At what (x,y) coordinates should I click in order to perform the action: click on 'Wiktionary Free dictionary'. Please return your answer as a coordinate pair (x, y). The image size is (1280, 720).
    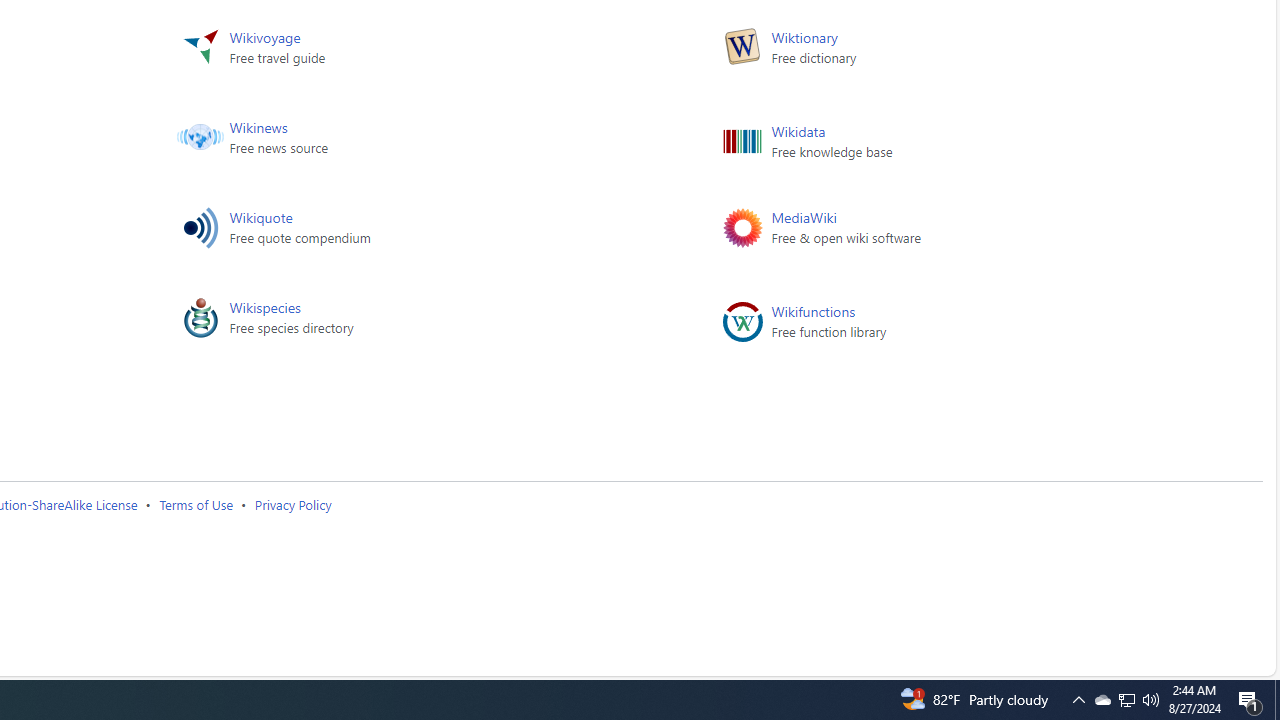
    Looking at the image, I should click on (961, 50).